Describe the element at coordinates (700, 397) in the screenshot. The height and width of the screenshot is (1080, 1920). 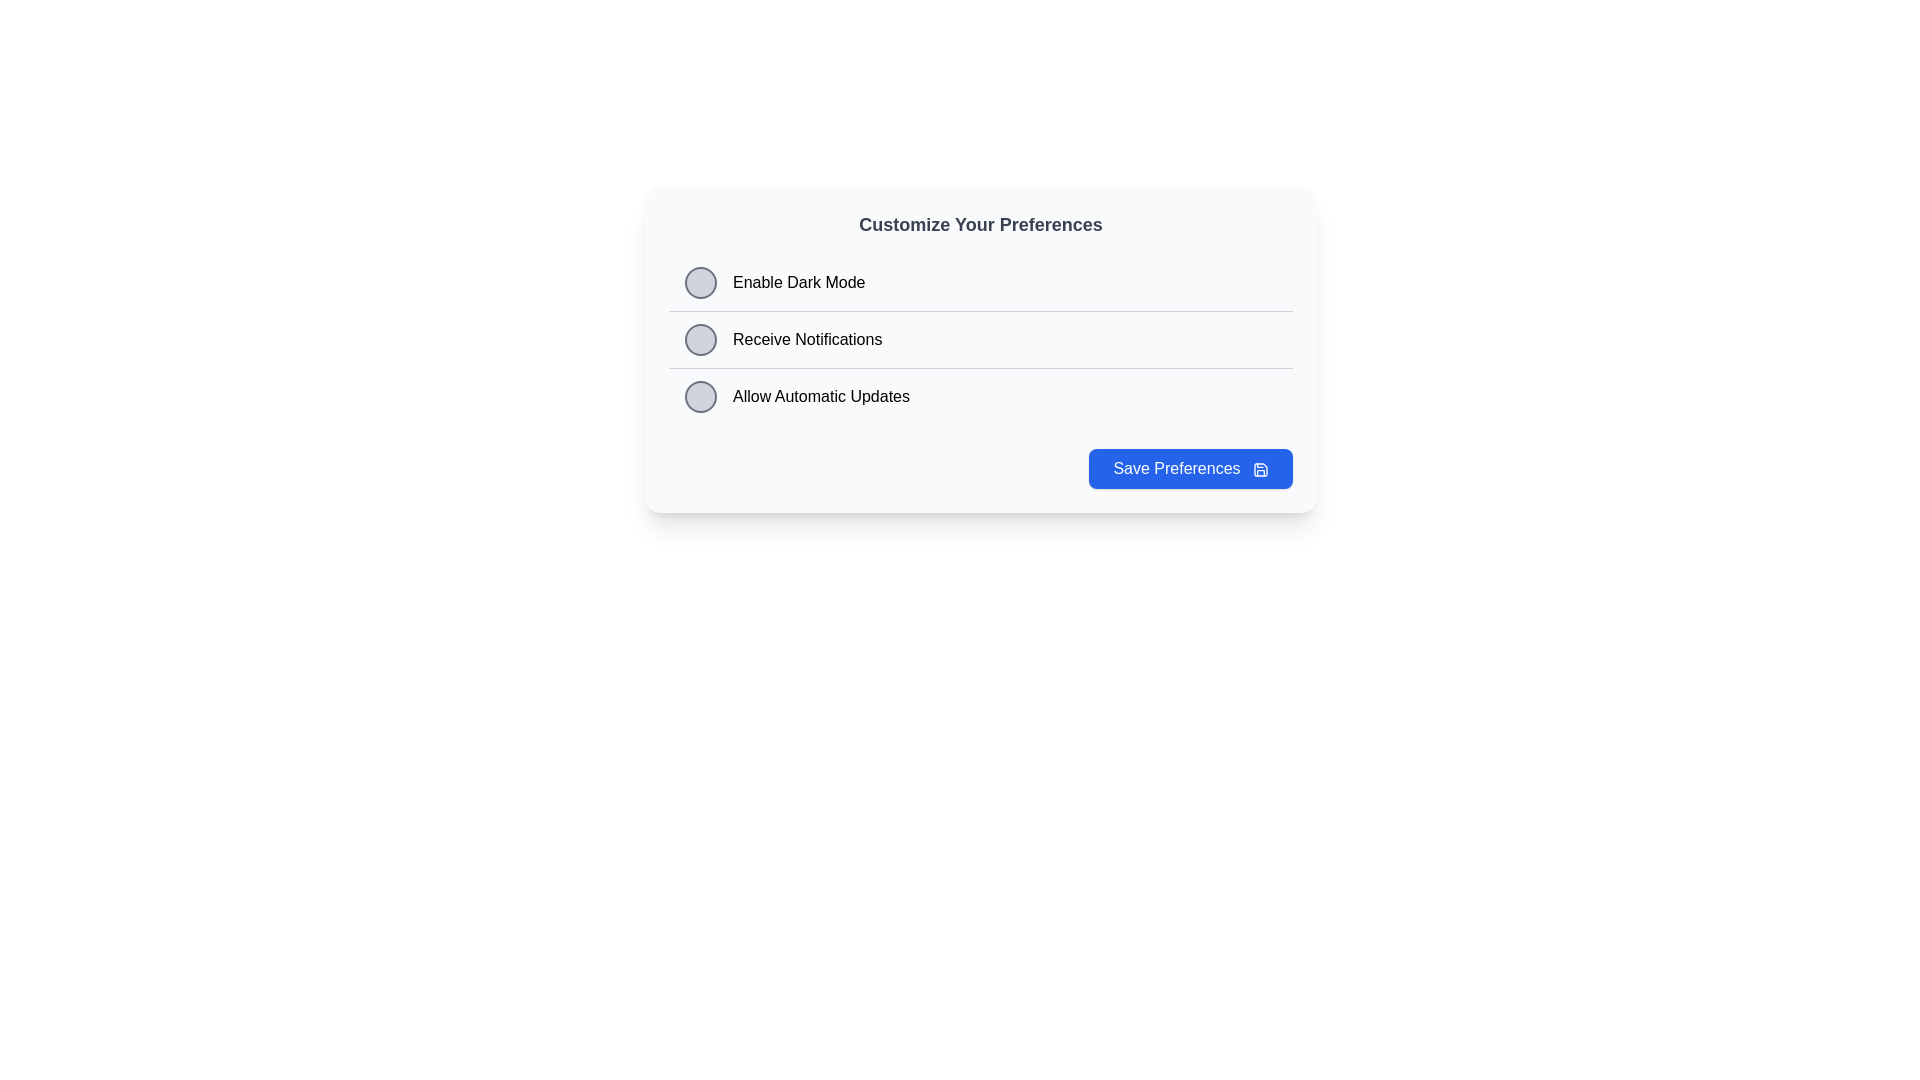
I see `the active radio button next to the text 'Allow Automatic Updates'` at that location.